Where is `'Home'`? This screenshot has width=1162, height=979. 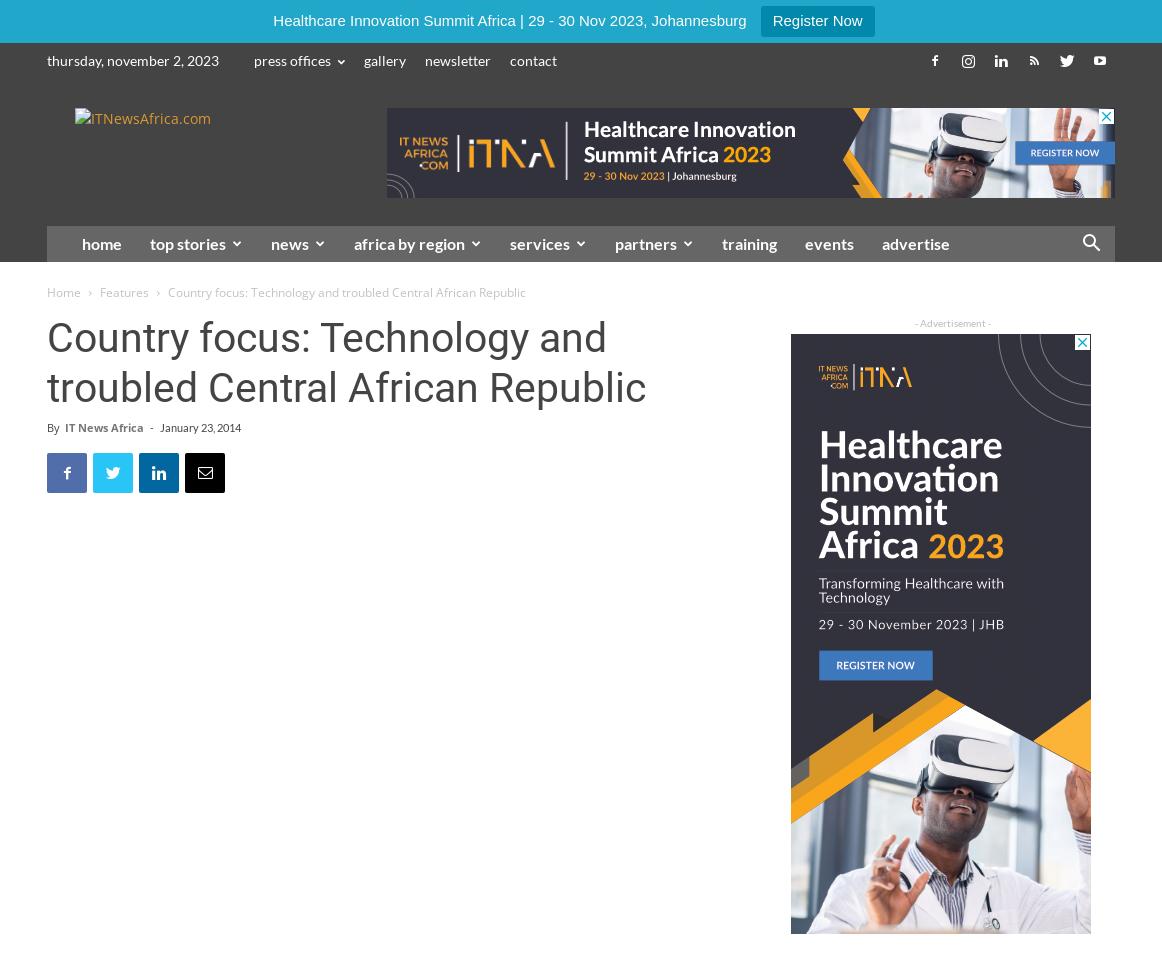 'Home' is located at coordinates (63, 292).